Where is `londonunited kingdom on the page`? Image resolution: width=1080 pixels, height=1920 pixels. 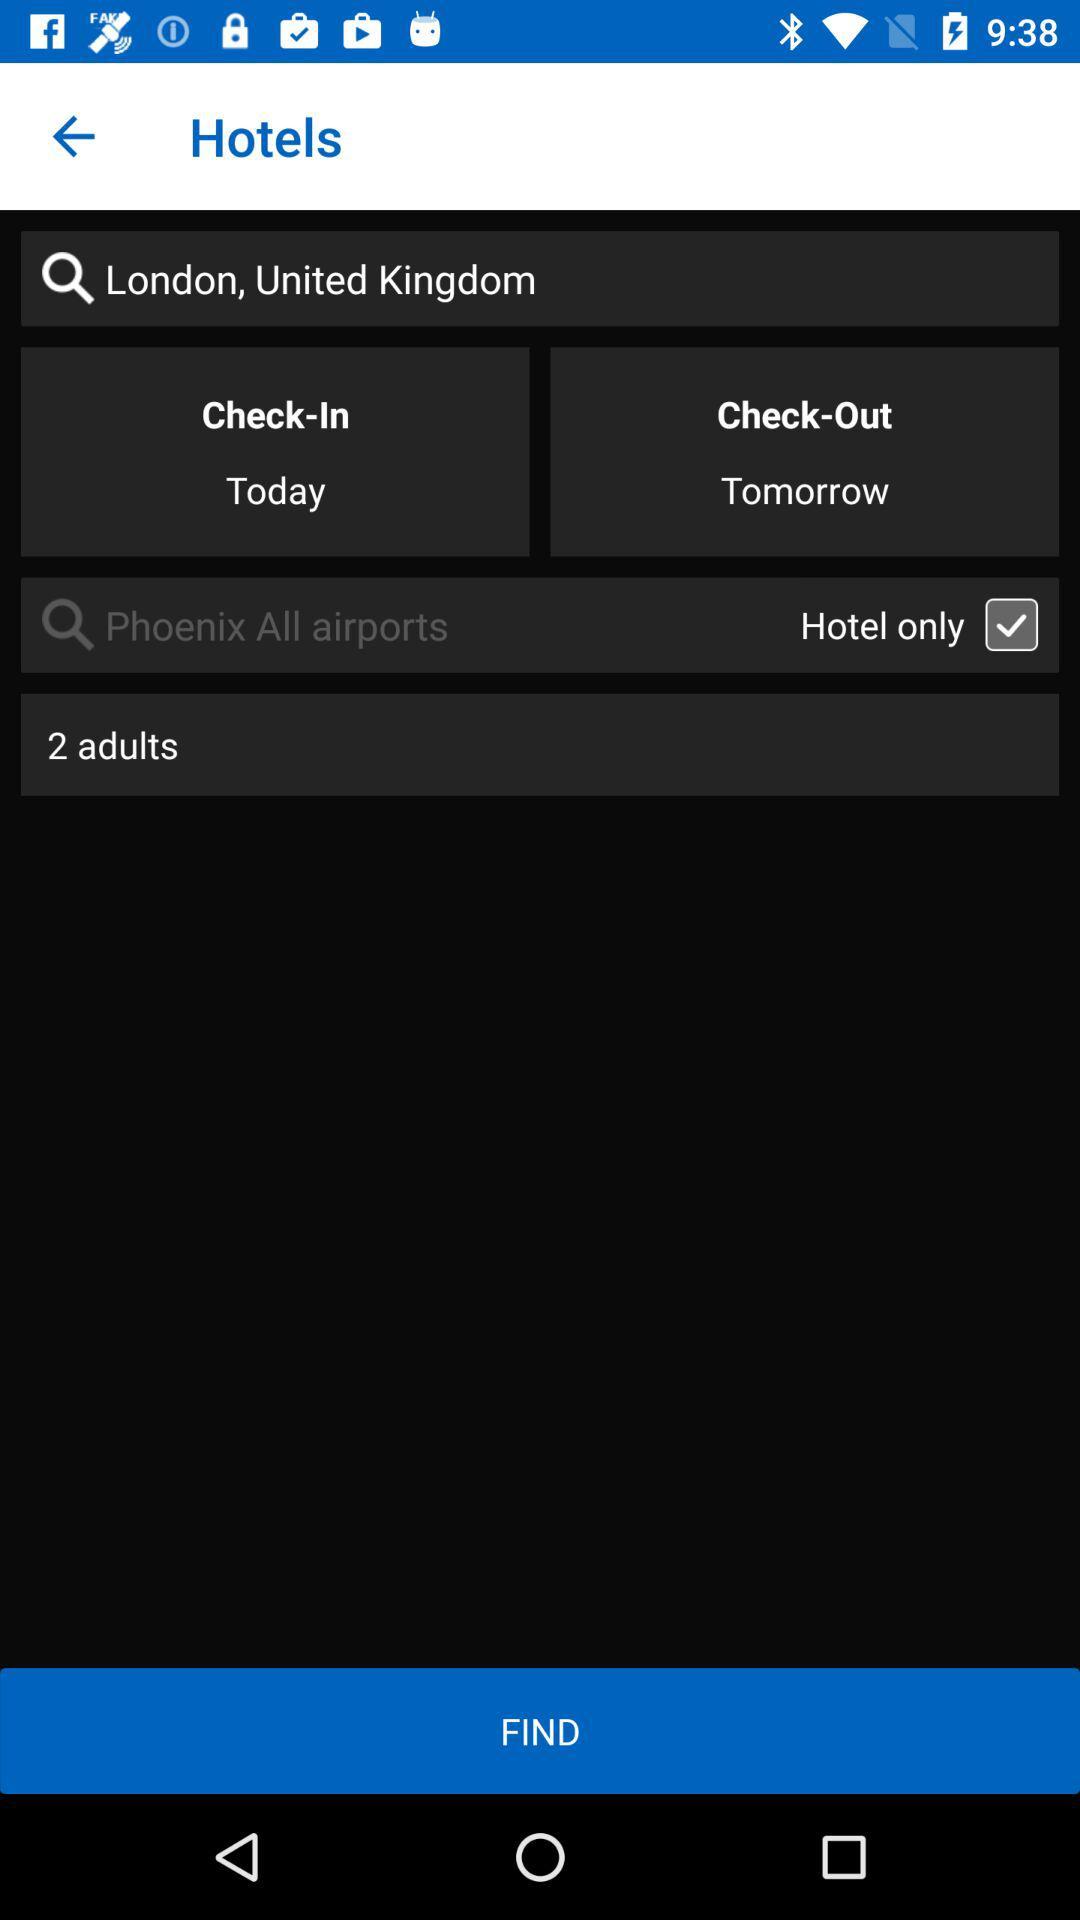
londonunited kingdom on the page is located at coordinates (540, 277).